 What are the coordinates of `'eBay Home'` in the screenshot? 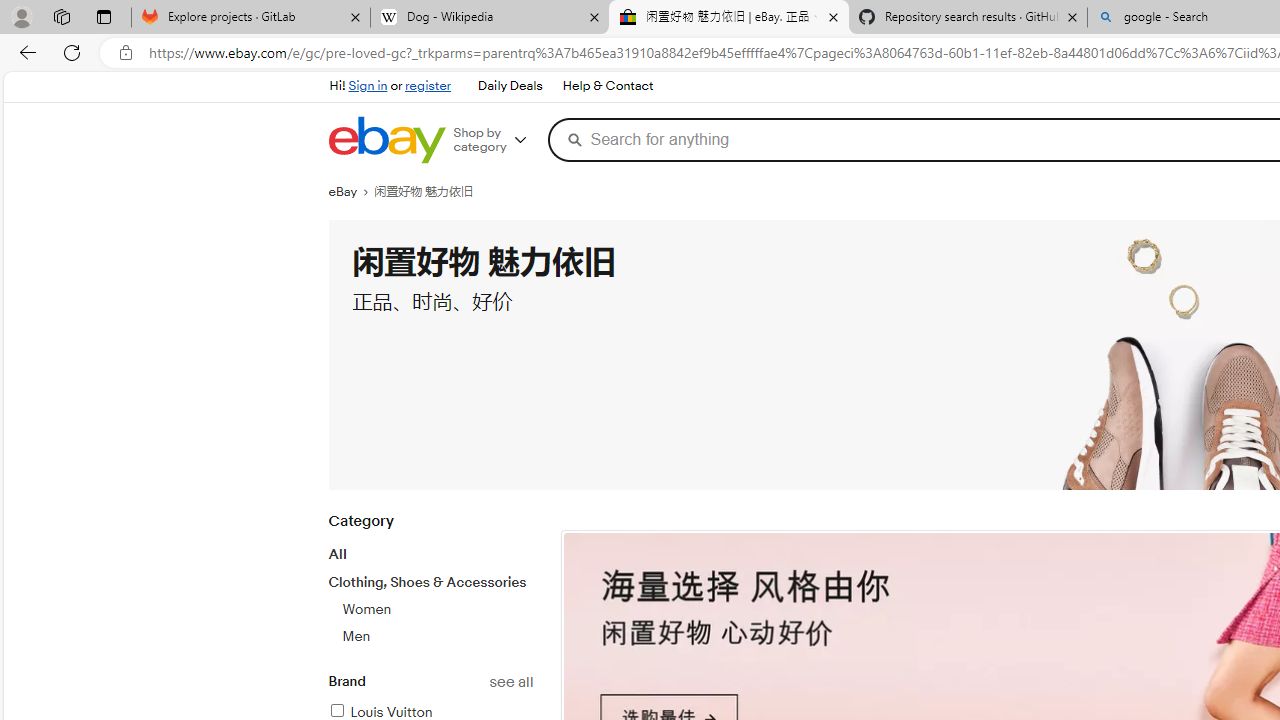 It's located at (386, 139).